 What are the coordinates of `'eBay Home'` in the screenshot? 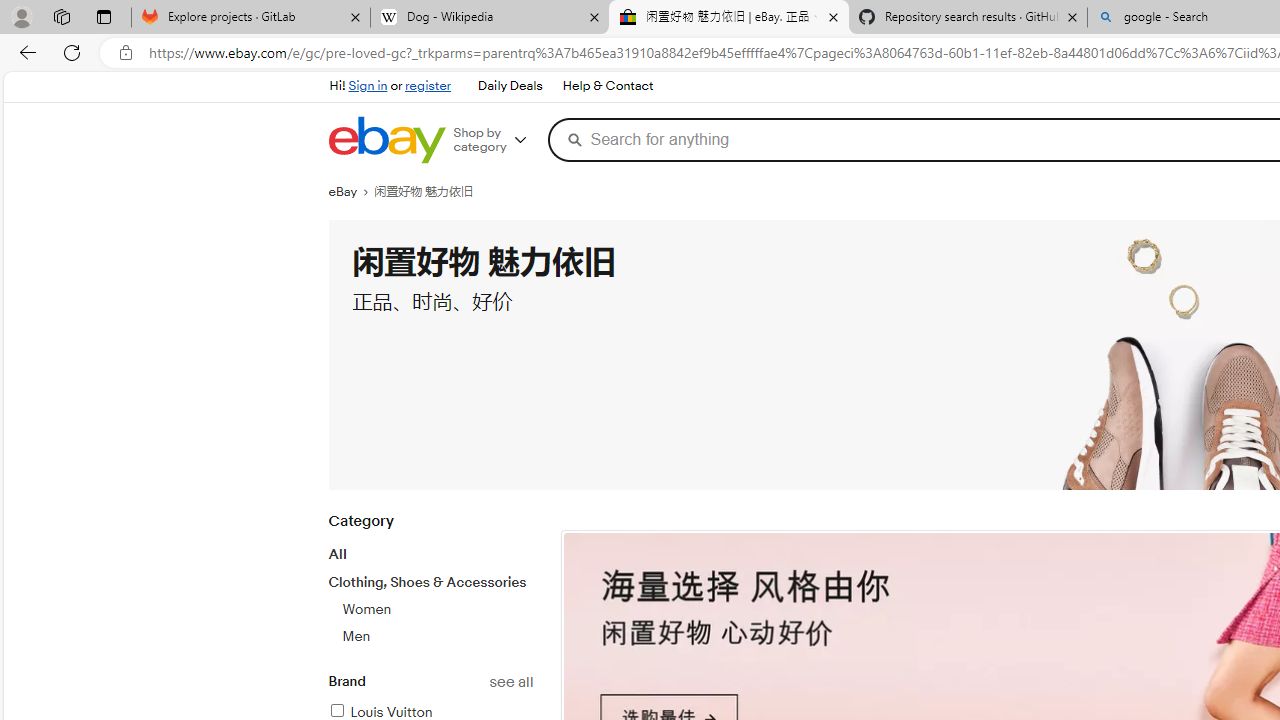 It's located at (386, 139).